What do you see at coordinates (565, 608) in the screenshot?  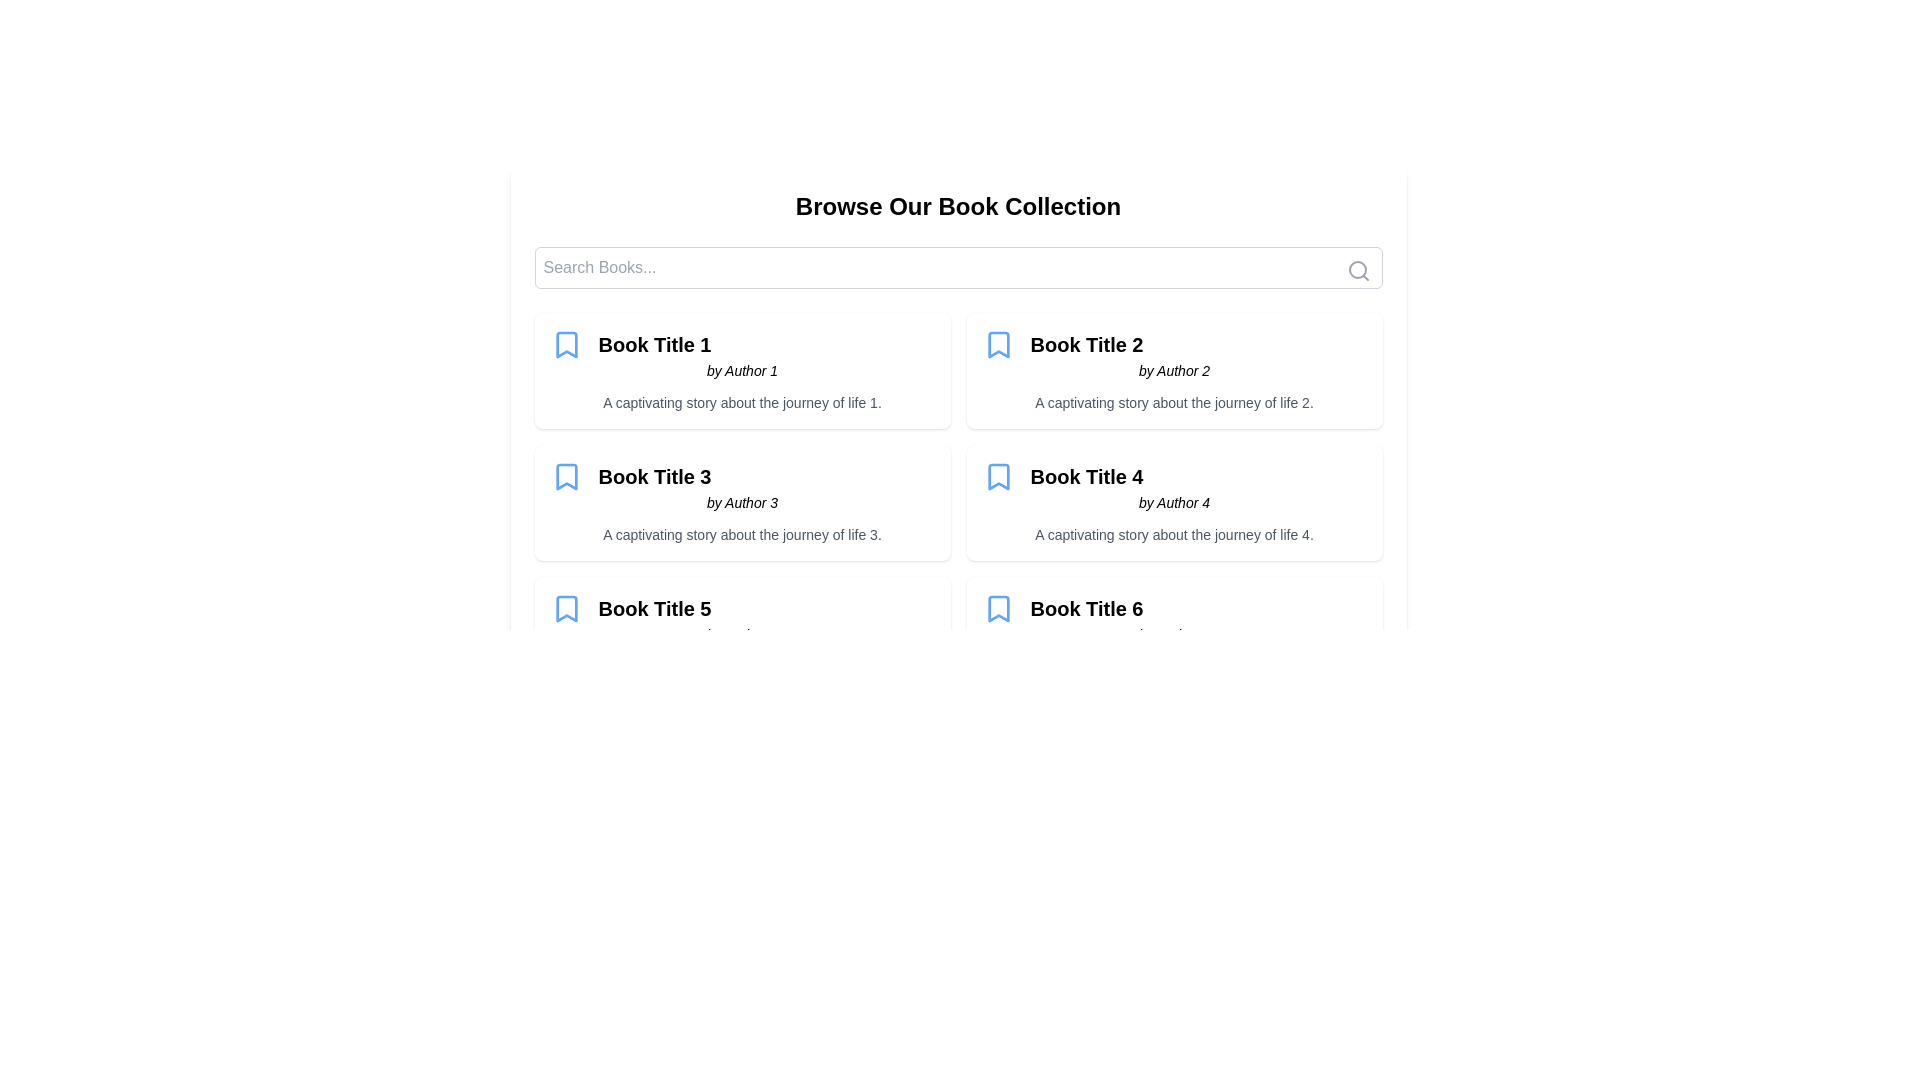 I see `the SVG bookmark icon located in the top-left corner of the card for 'Book Title 5'` at bounding box center [565, 608].